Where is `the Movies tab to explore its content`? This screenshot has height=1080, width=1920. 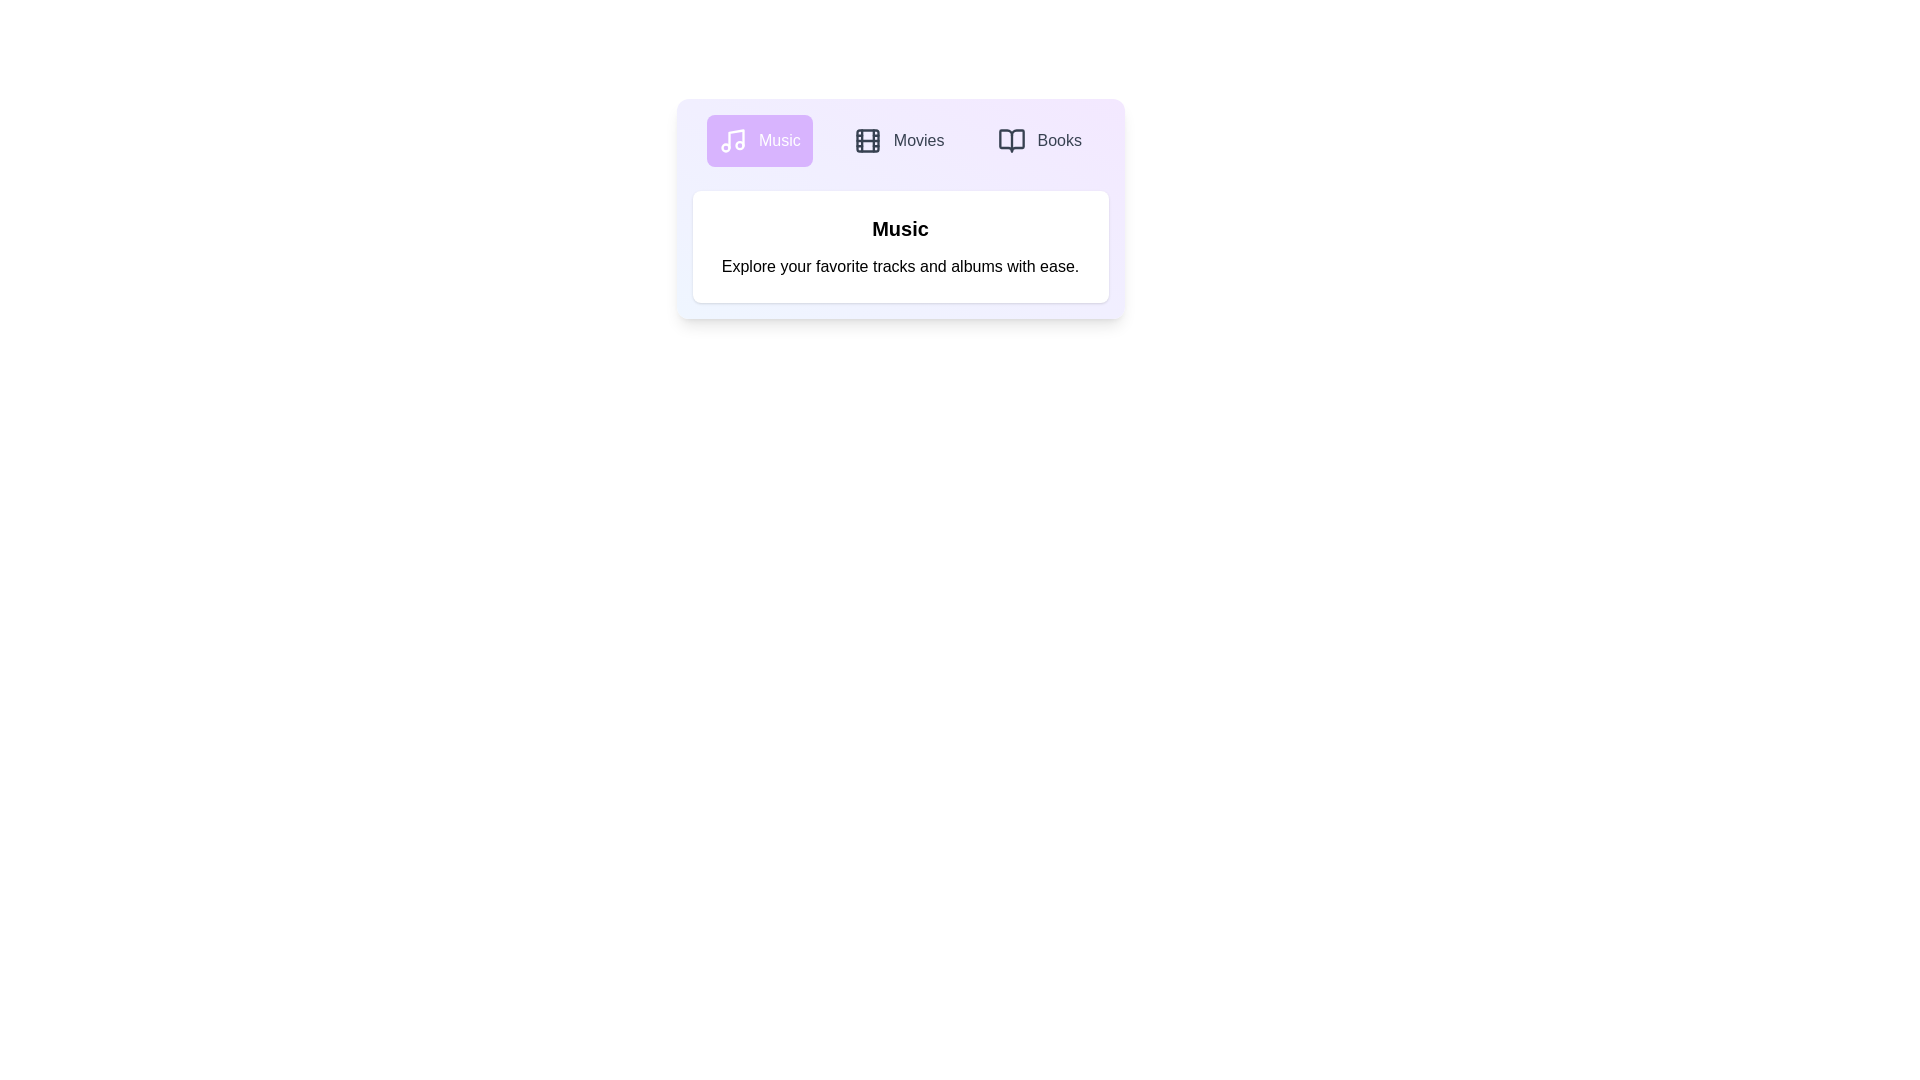 the Movies tab to explore its content is located at coordinates (897, 140).